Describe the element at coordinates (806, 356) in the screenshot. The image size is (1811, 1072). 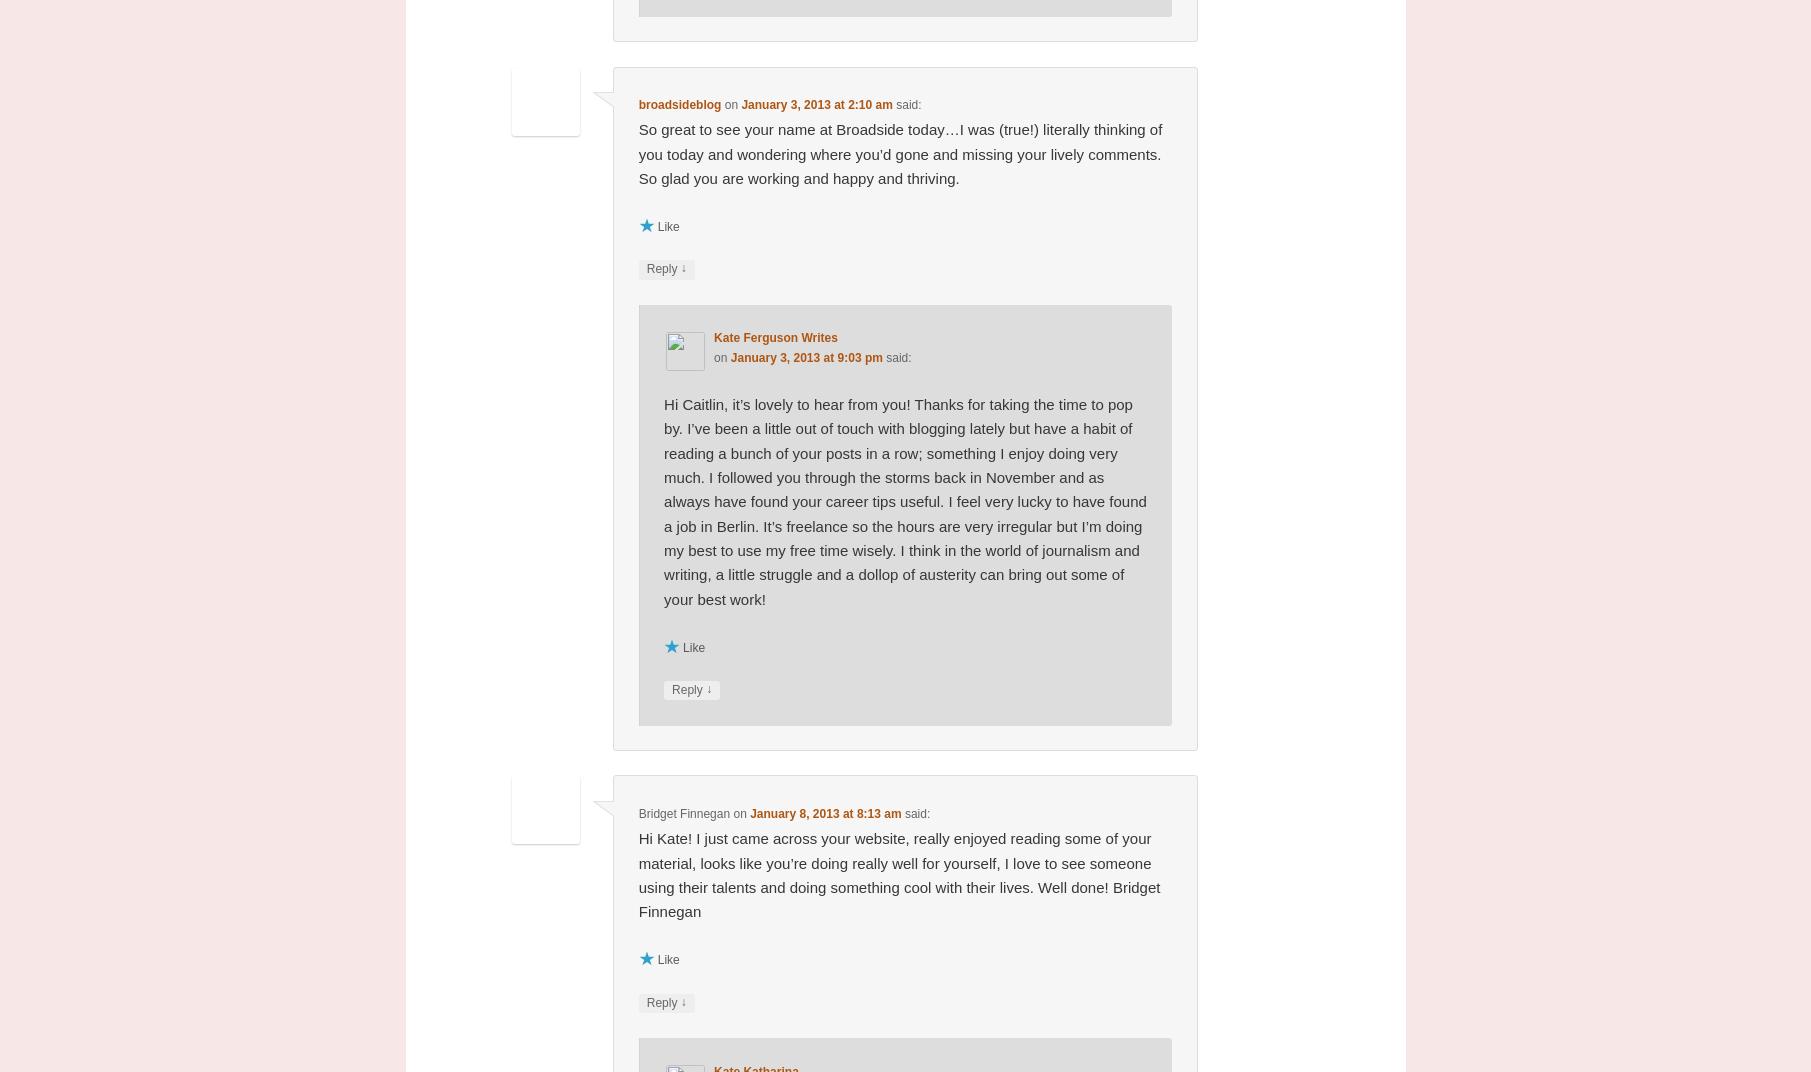
I see `'January 3, 2013 at 9:03 pm'` at that location.